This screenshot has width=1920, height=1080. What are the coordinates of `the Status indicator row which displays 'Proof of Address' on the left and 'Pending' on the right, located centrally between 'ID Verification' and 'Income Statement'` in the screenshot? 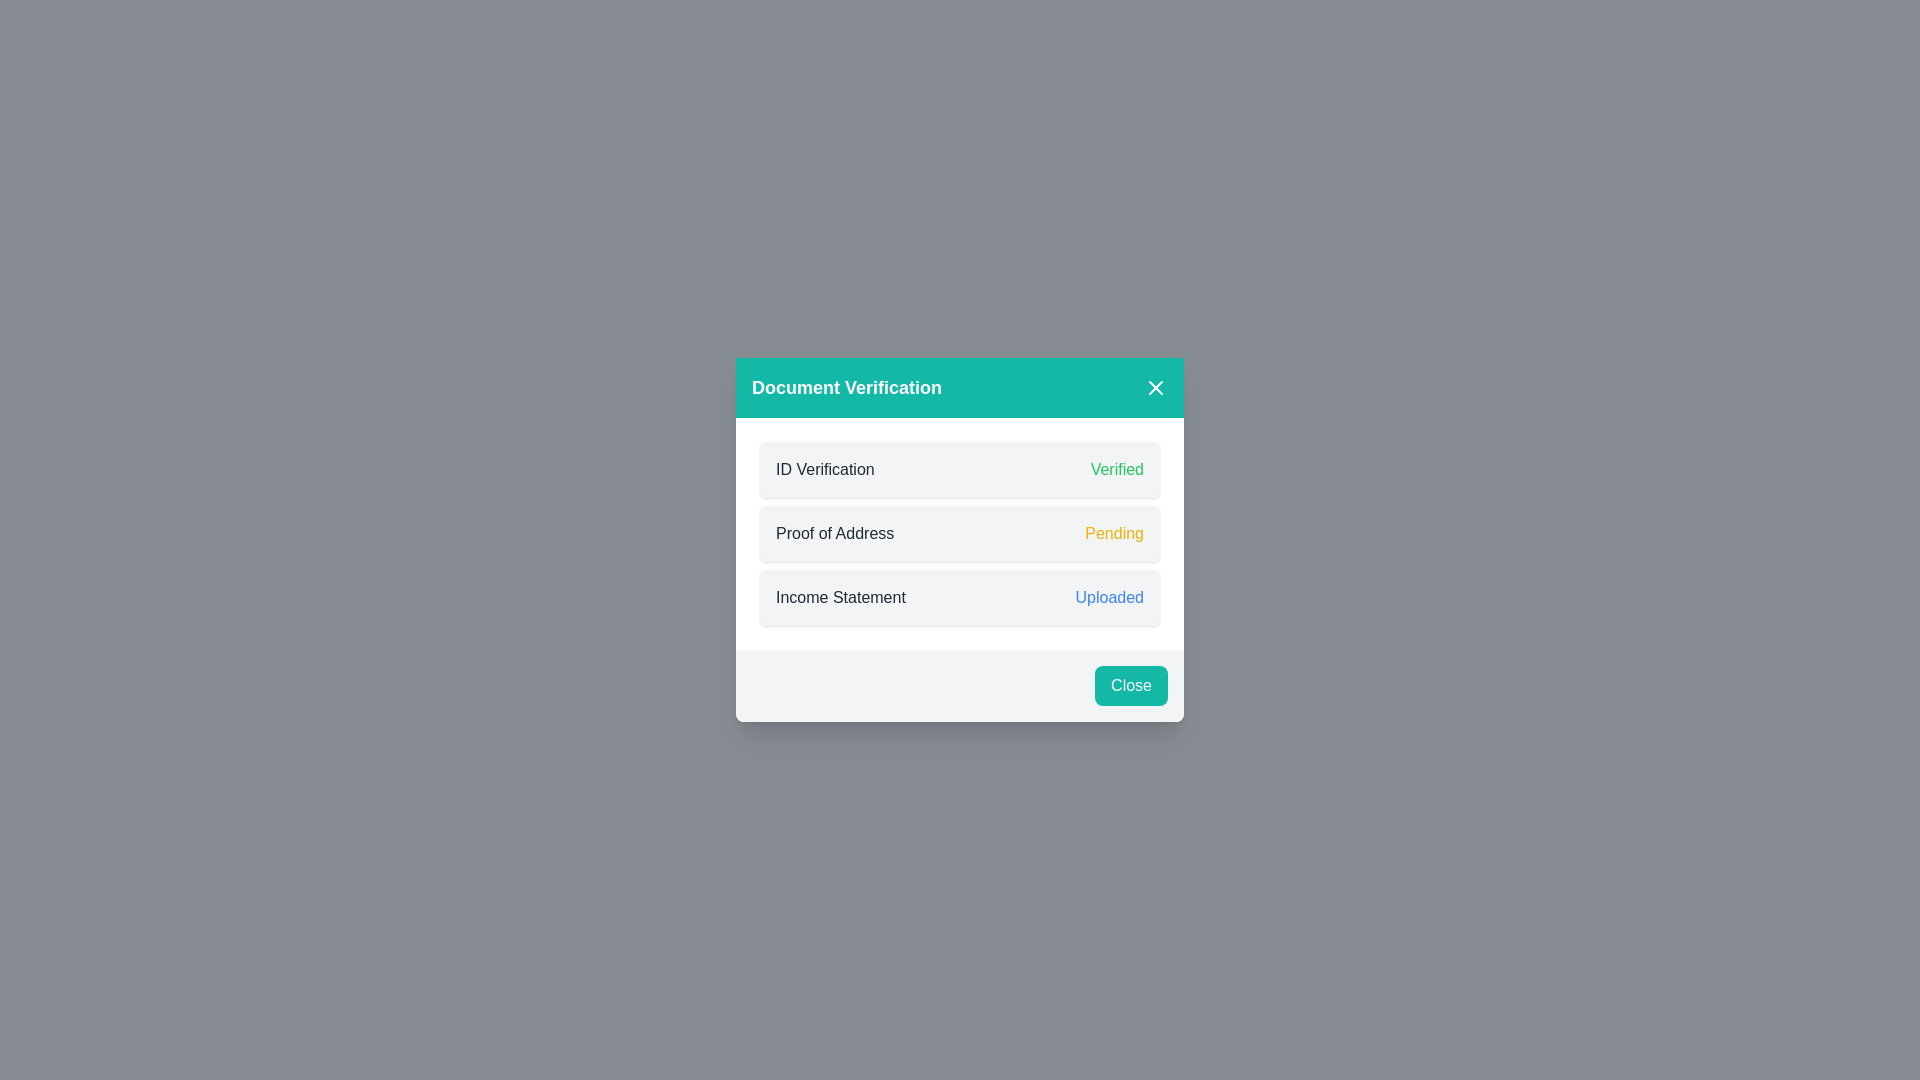 It's located at (960, 532).